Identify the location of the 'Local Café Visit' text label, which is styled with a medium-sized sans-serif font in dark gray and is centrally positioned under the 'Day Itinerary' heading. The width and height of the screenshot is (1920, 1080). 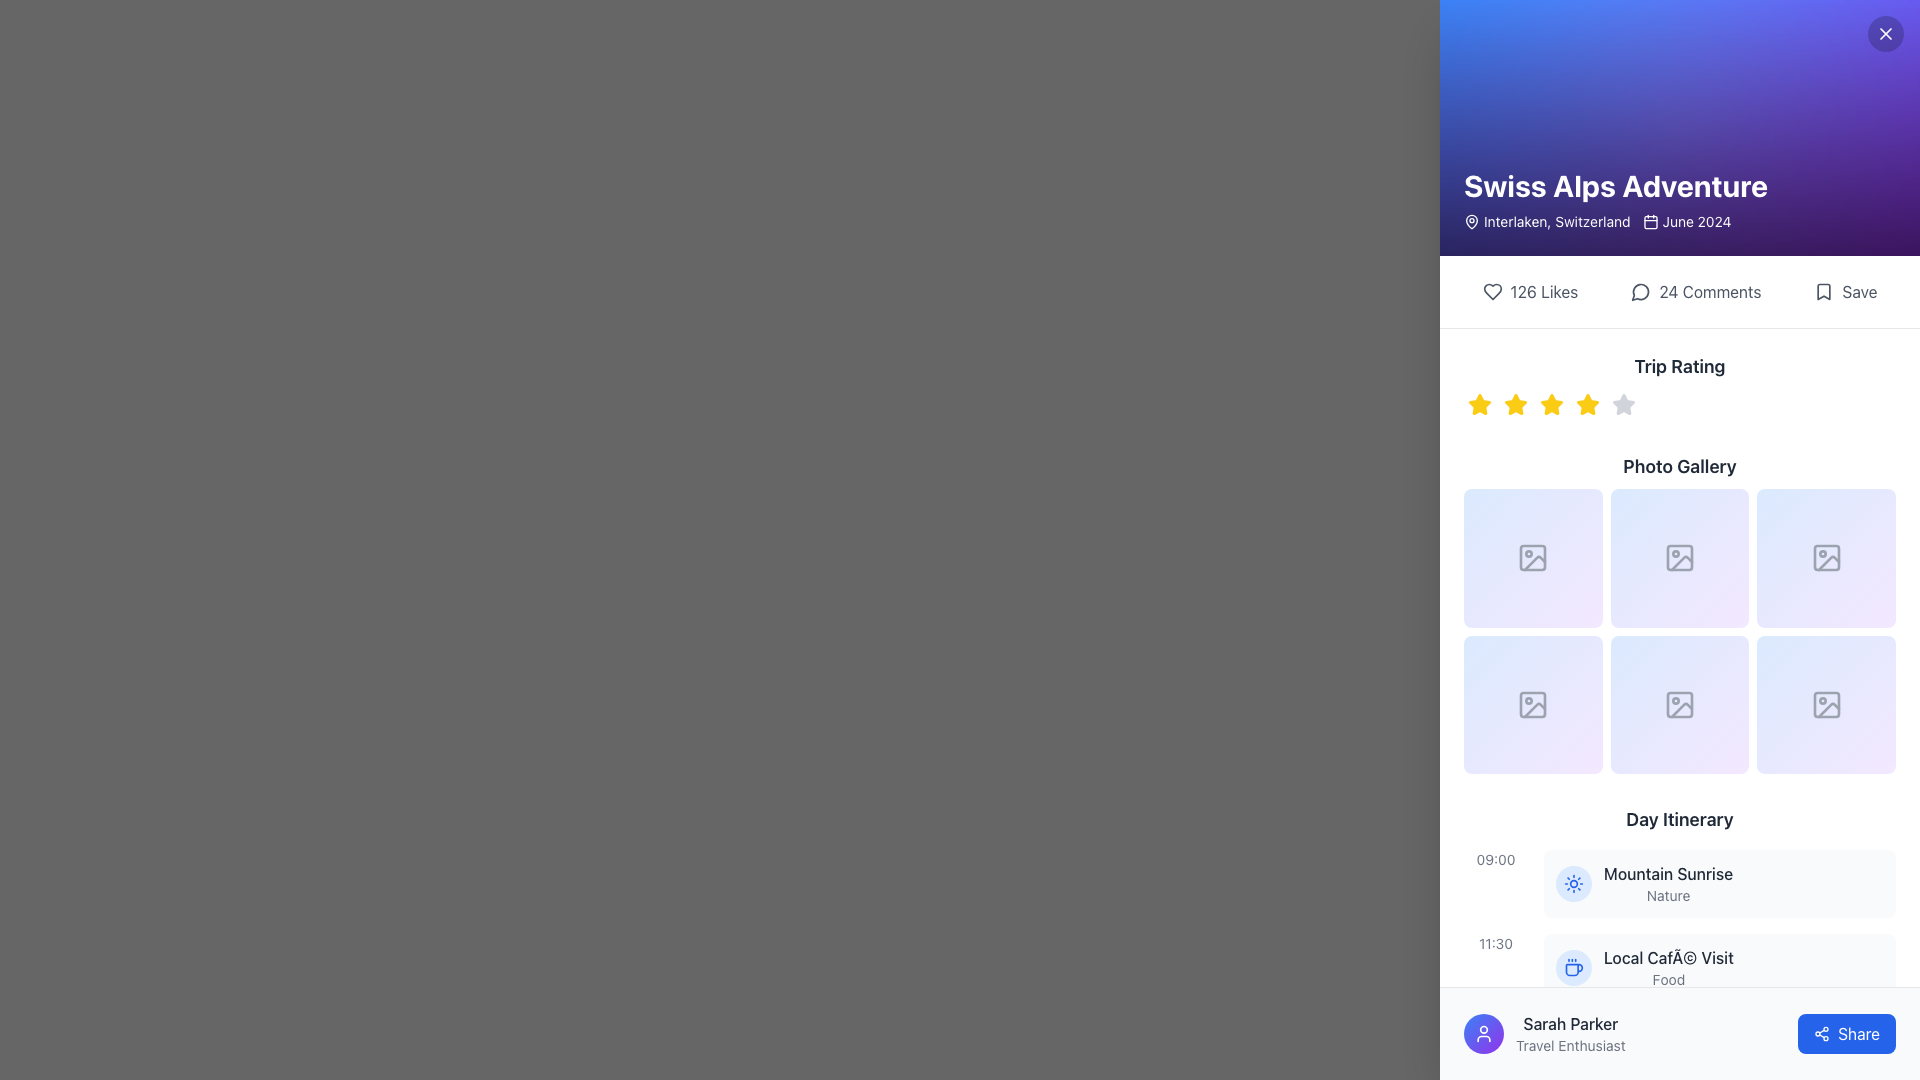
(1668, 957).